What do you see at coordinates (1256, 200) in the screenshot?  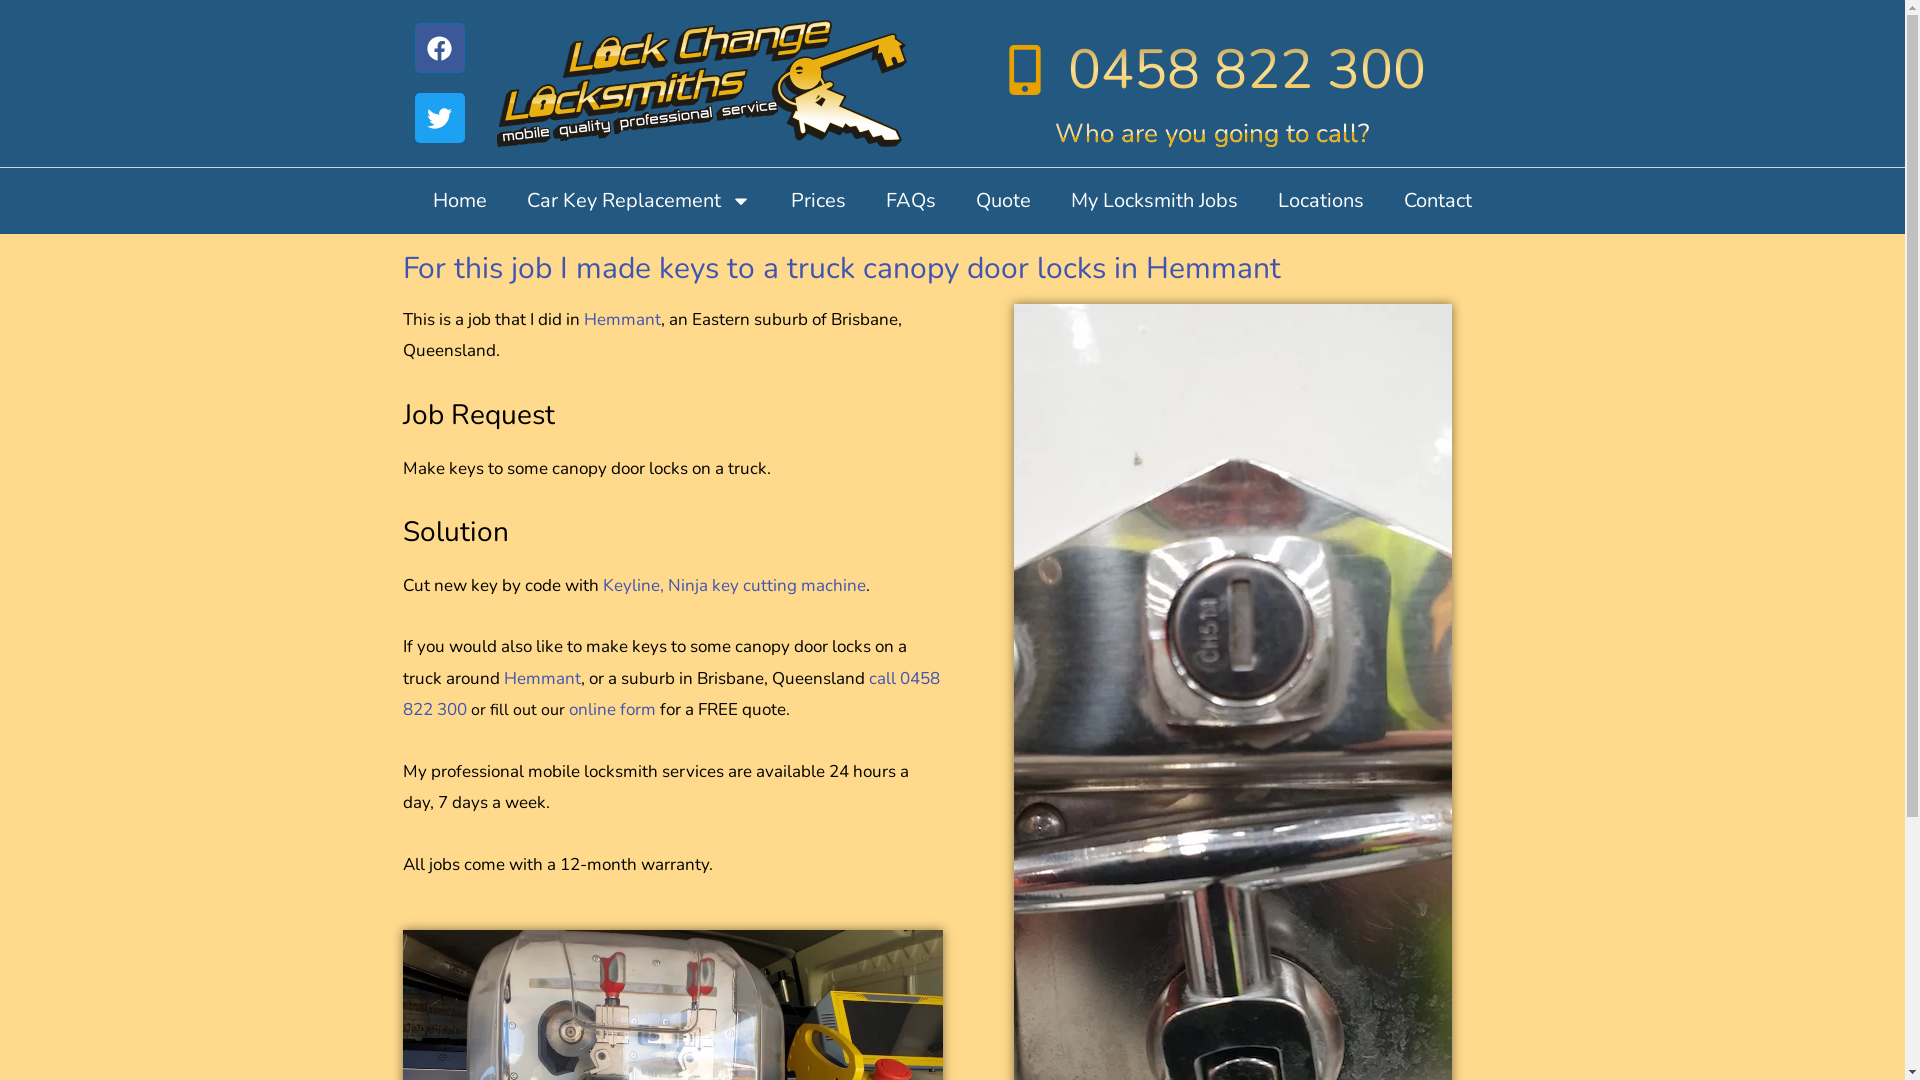 I see `'Locations'` at bounding box center [1256, 200].